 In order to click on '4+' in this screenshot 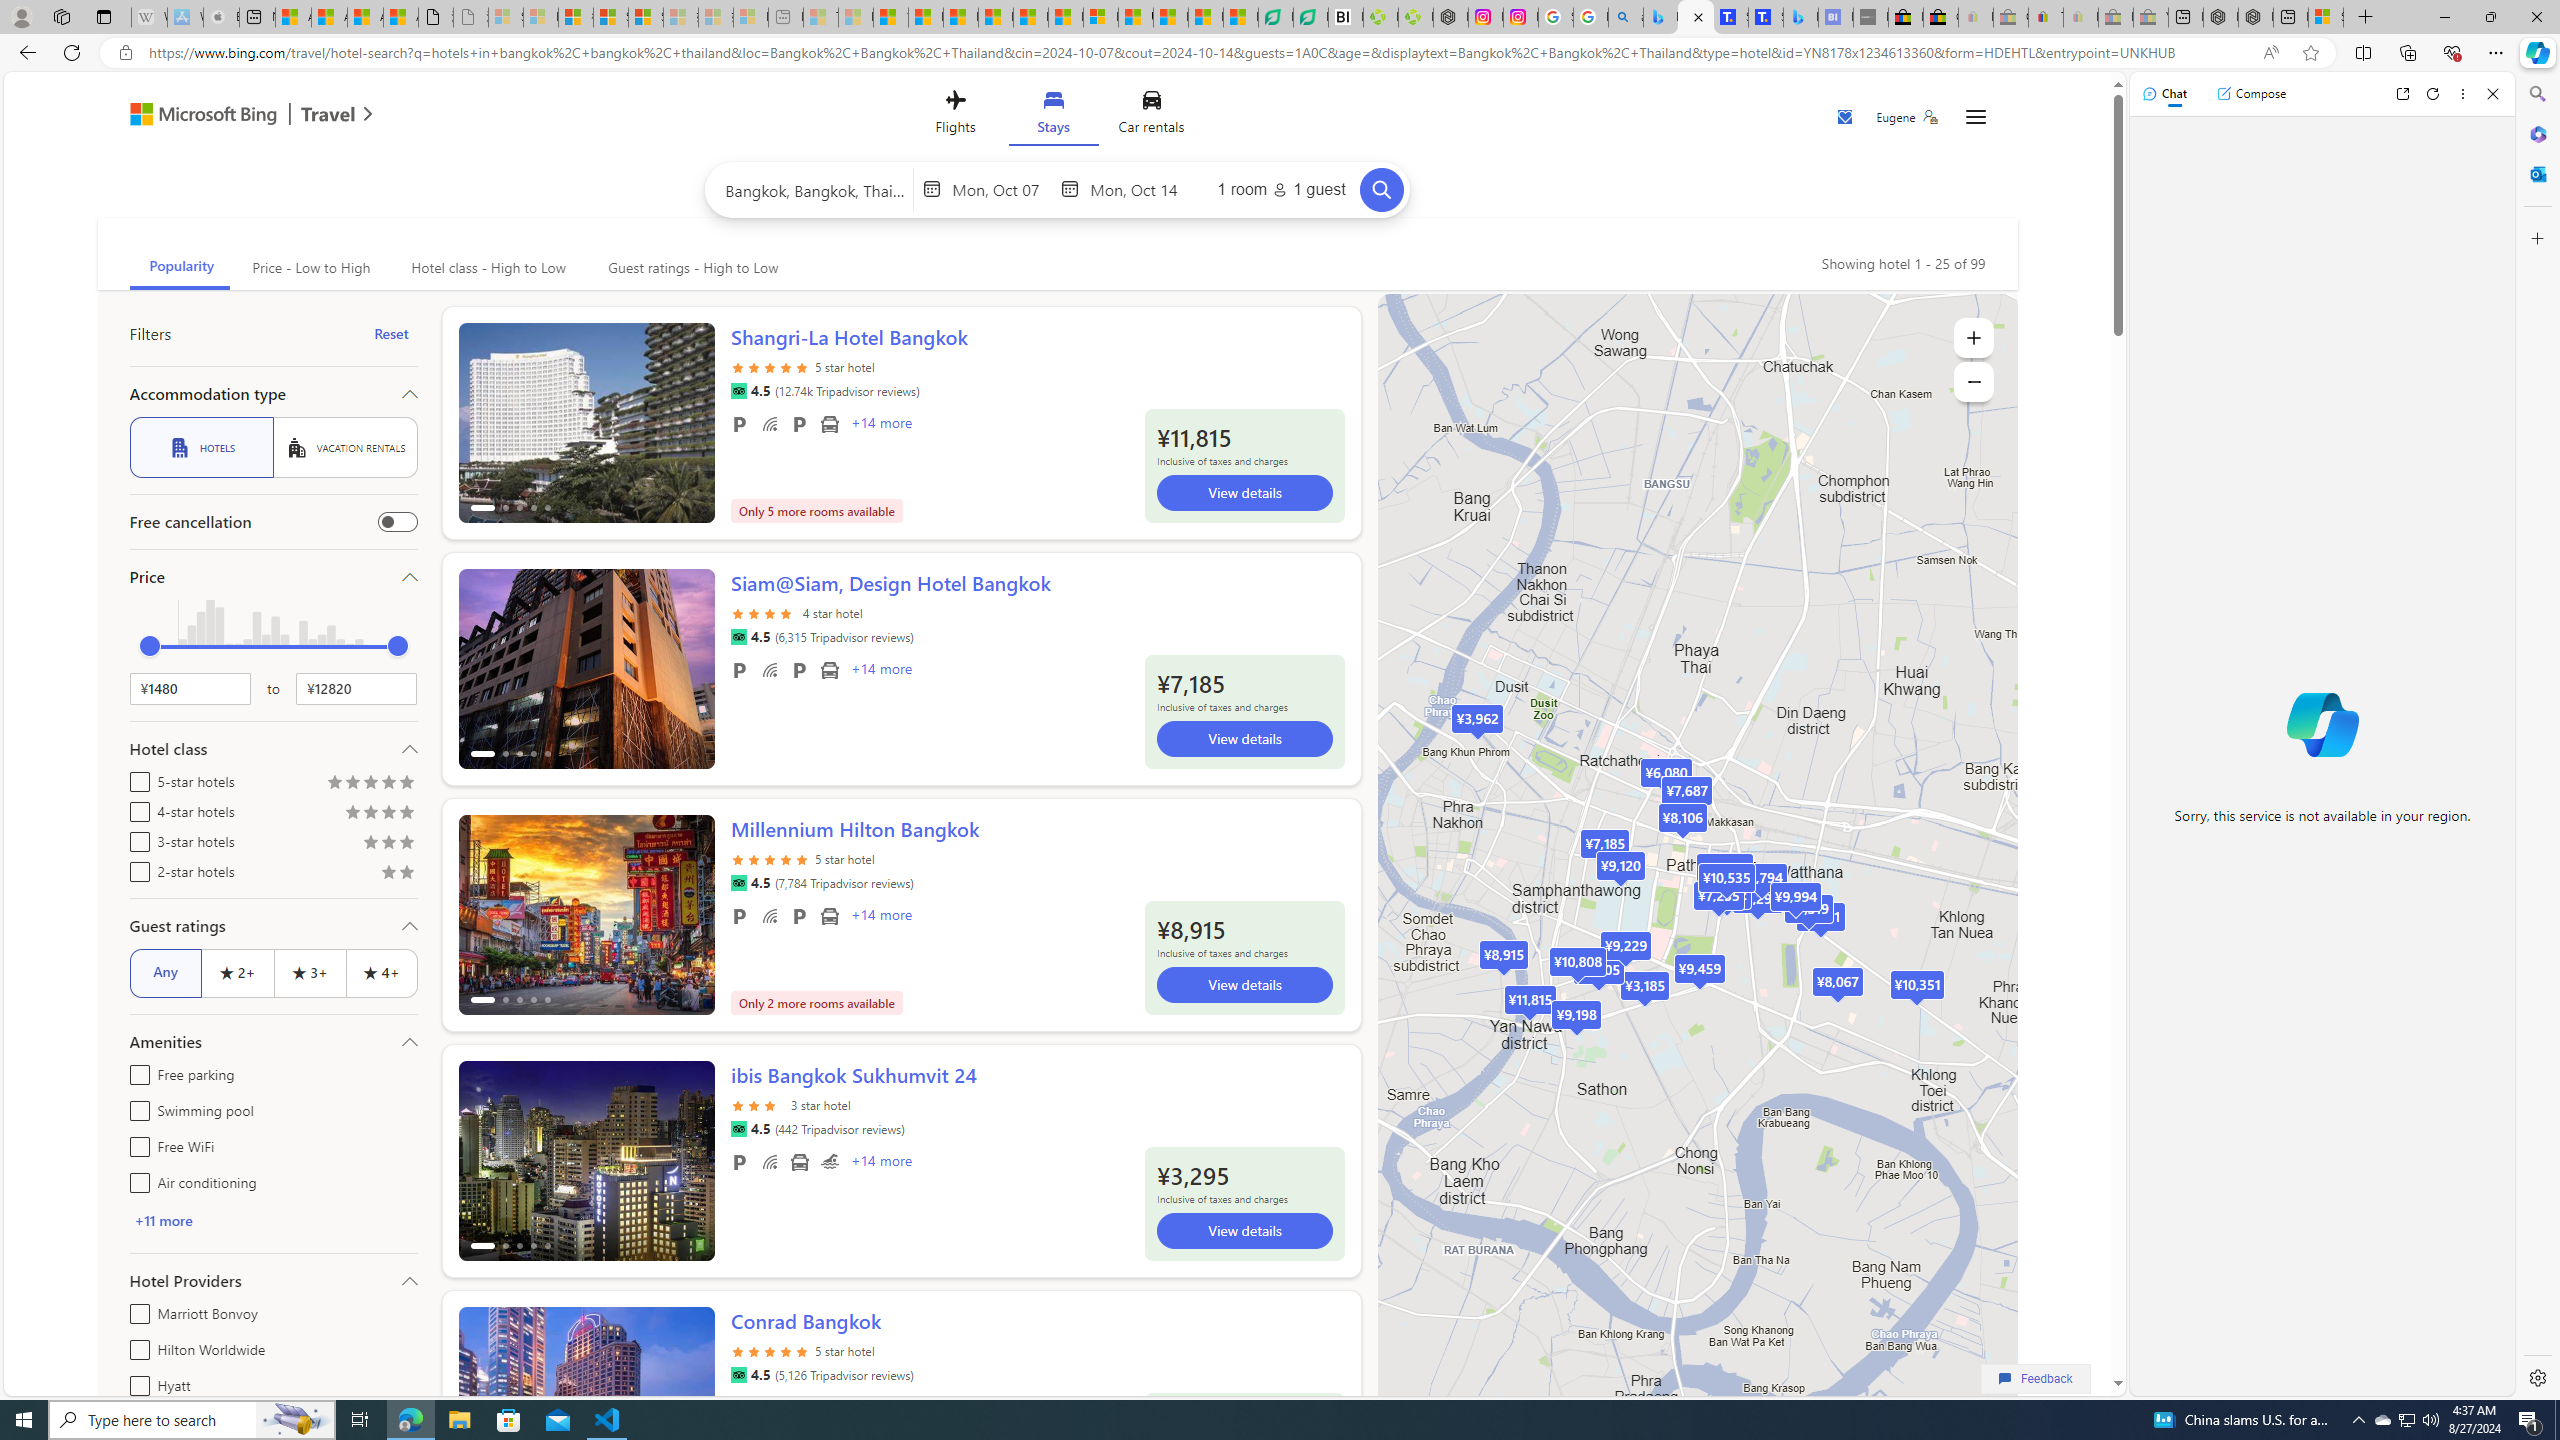, I will do `click(380, 972)`.